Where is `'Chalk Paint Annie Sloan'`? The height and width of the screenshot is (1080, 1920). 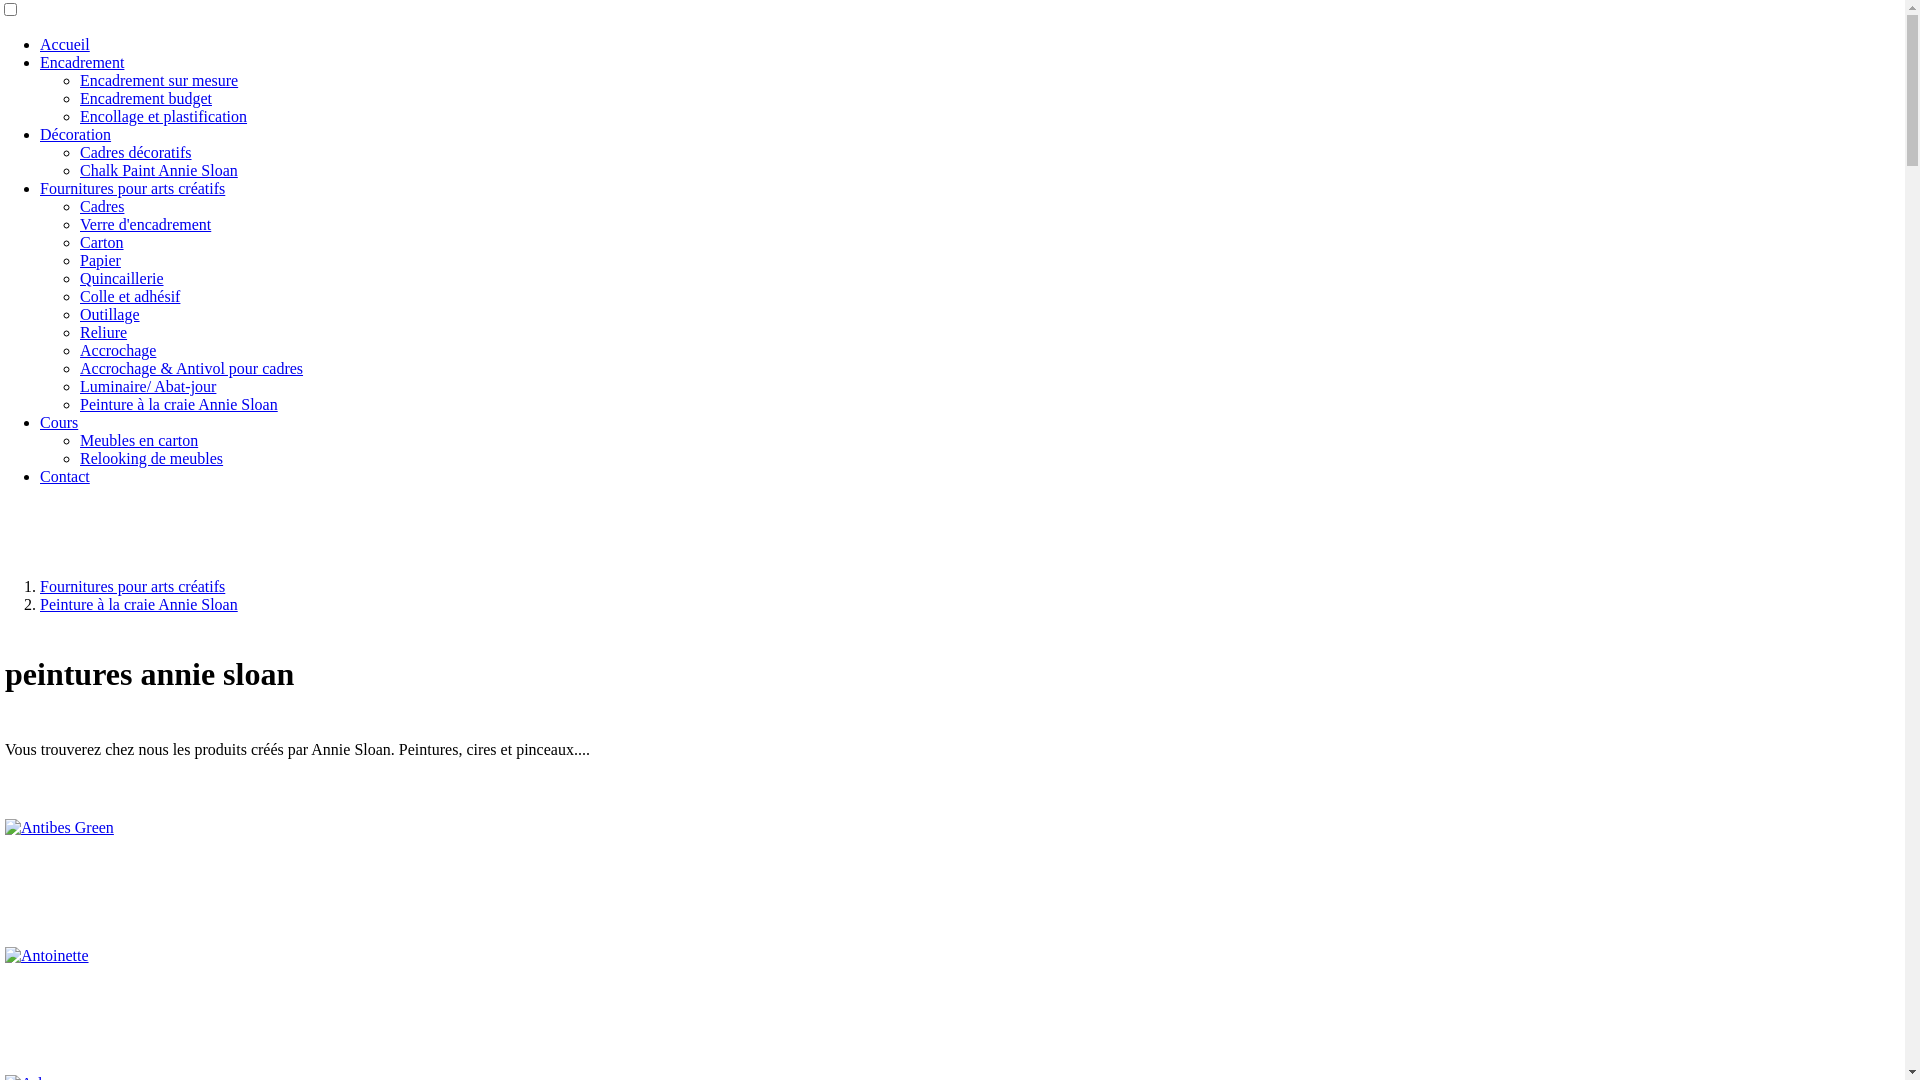 'Chalk Paint Annie Sloan' is located at coordinates (157, 169).